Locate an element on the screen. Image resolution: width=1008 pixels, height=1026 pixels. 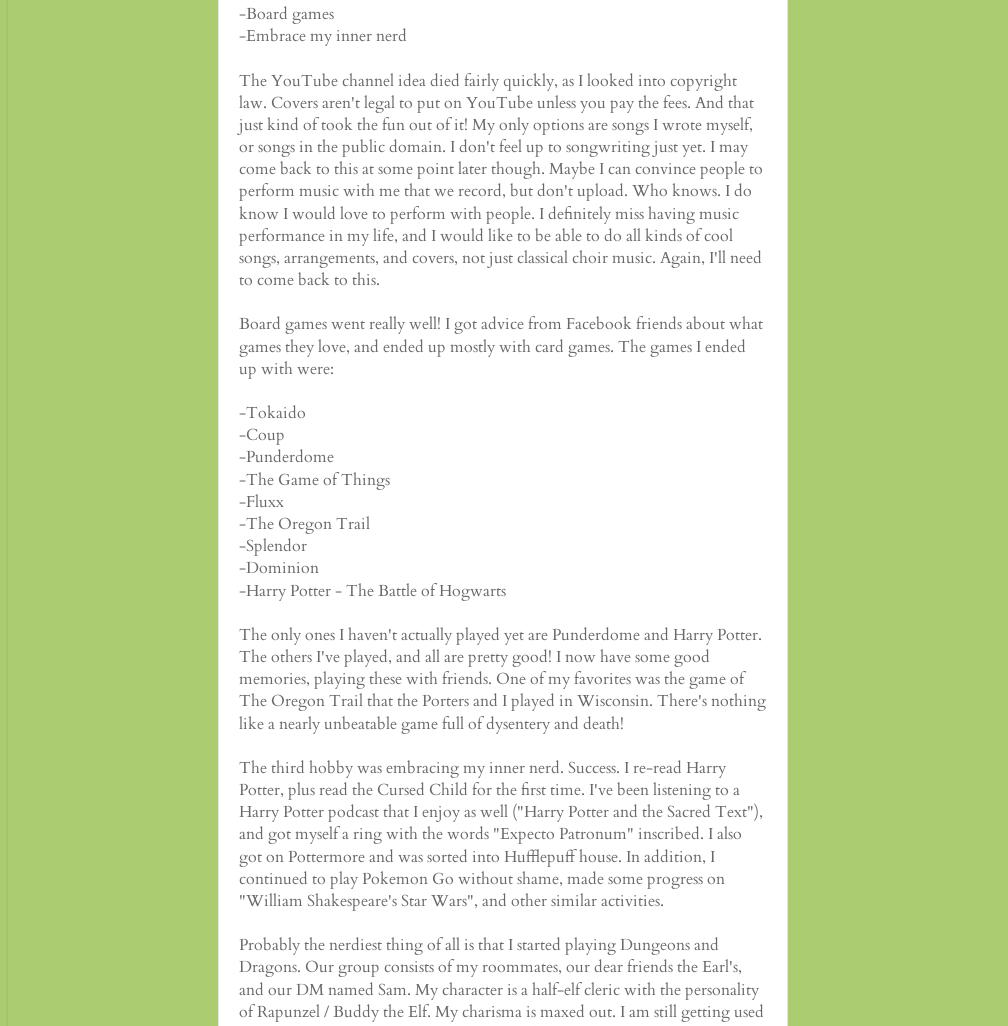
'-The Game of Things' is located at coordinates (314, 478).